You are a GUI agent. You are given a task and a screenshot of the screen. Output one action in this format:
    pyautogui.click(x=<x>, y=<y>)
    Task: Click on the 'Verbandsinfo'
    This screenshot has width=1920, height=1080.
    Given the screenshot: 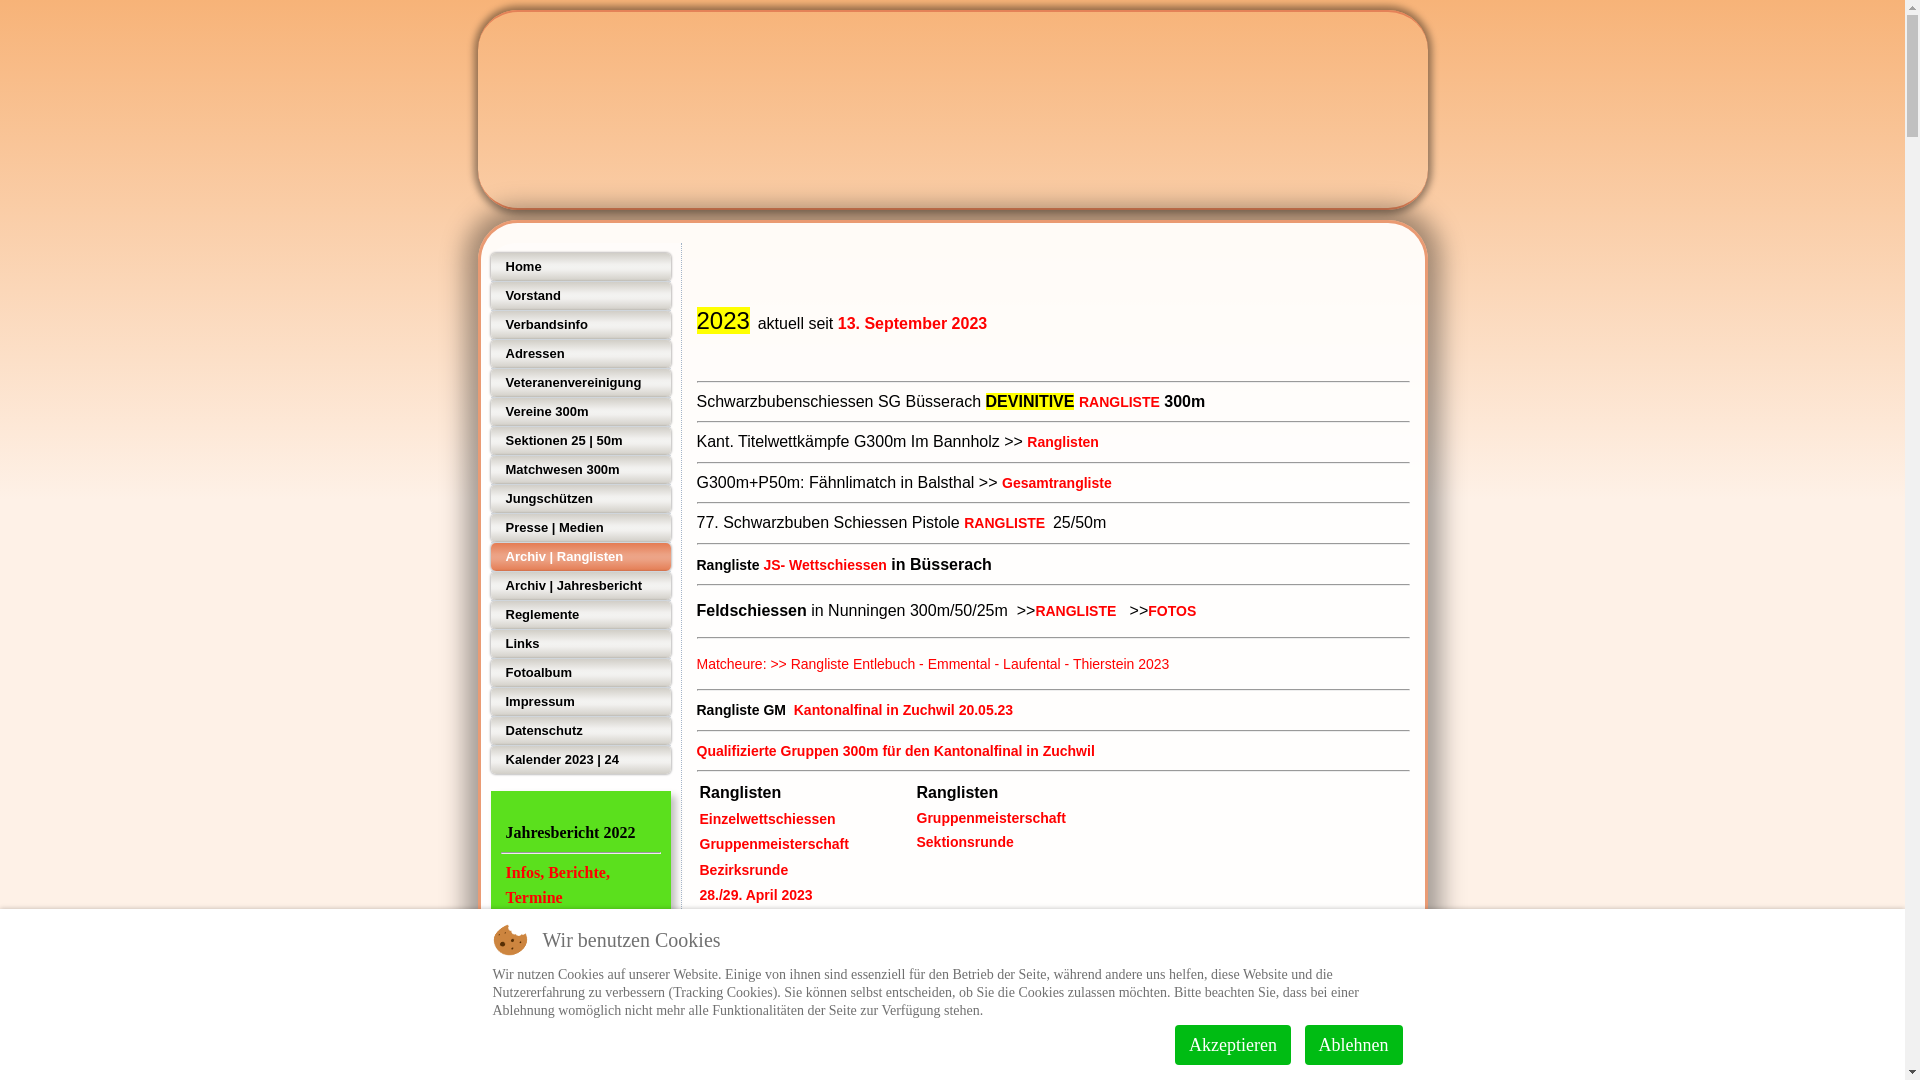 What is the action you would take?
    pyautogui.click(x=579, y=323)
    